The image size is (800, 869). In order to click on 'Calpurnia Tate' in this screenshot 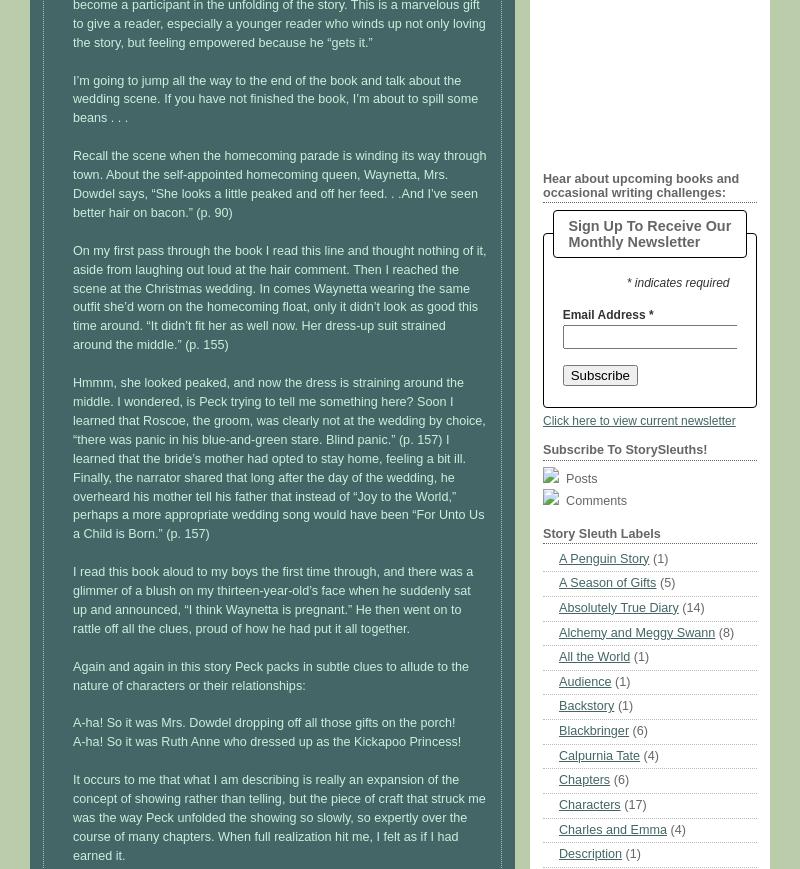, I will do `click(558, 754)`.